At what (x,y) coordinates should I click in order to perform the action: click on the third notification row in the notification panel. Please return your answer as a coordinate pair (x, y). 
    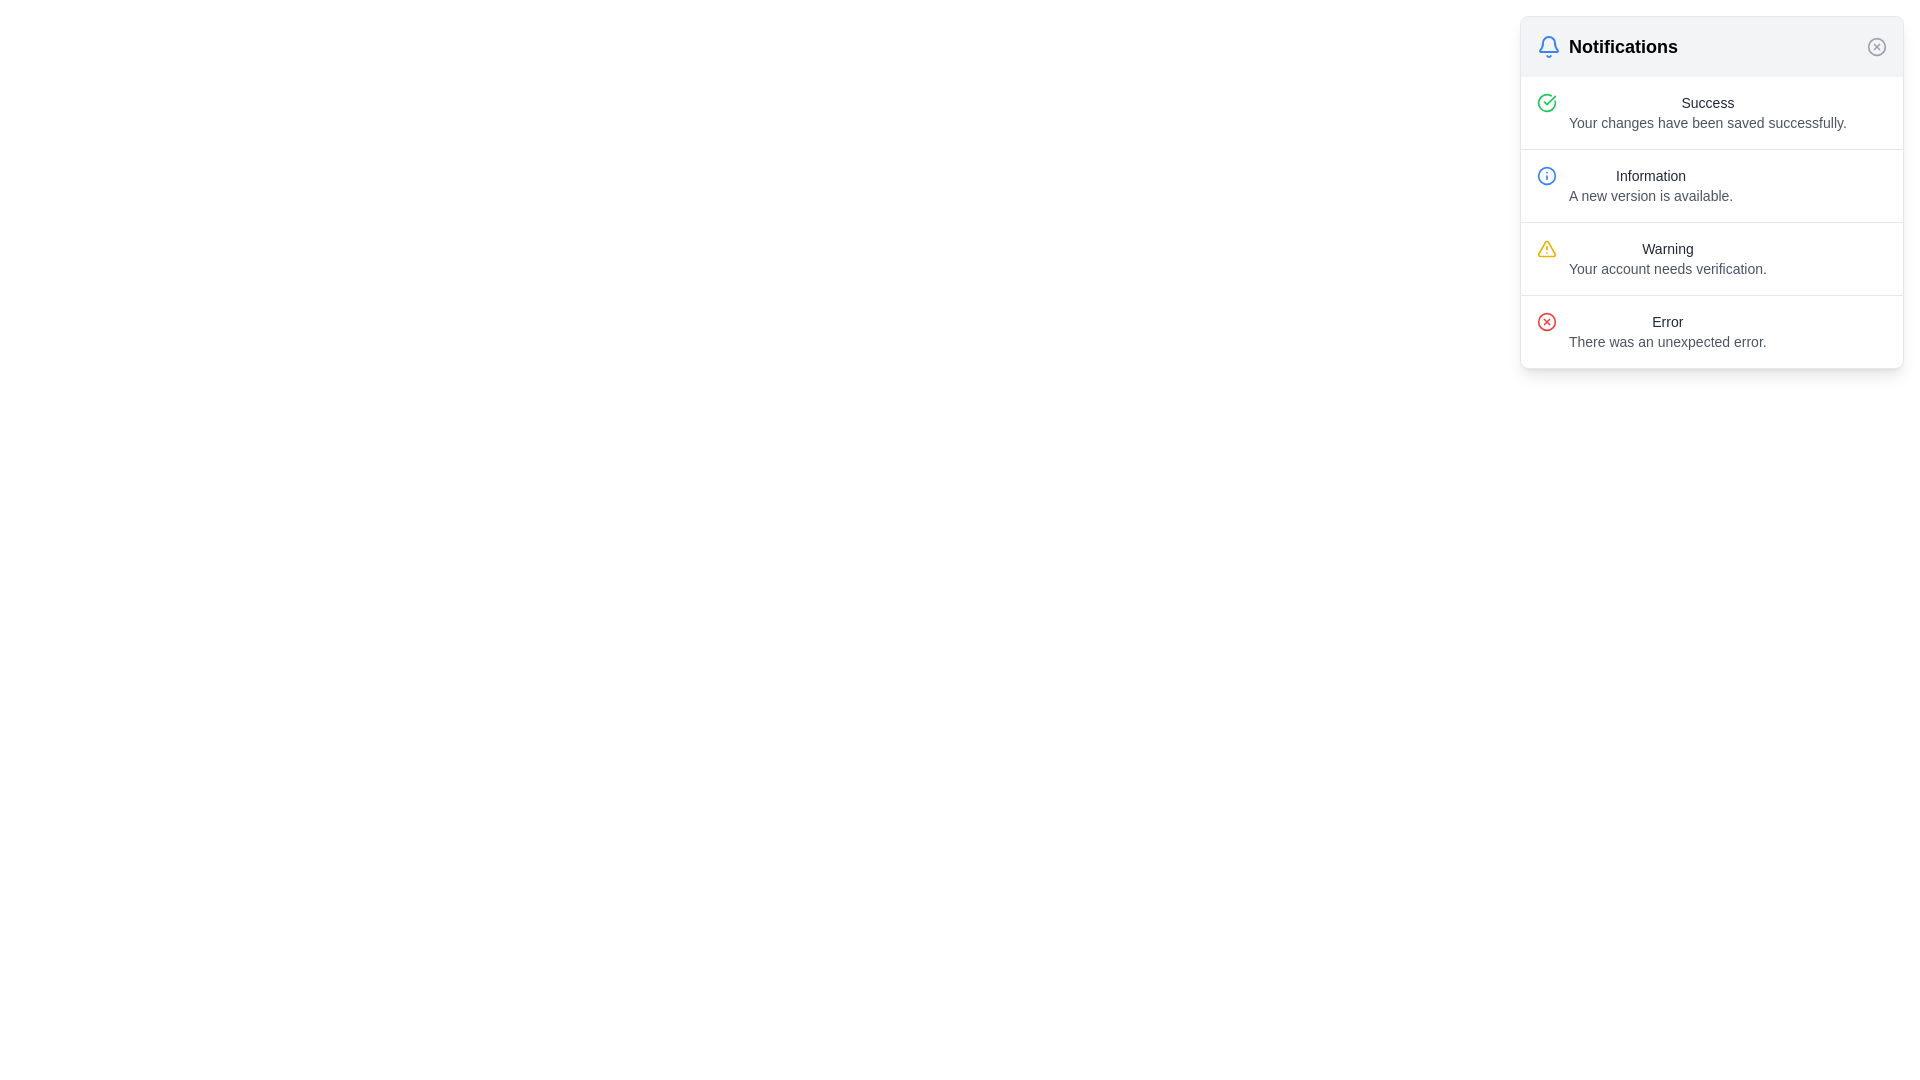
    Looking at the image, I should click on (1711, 257).